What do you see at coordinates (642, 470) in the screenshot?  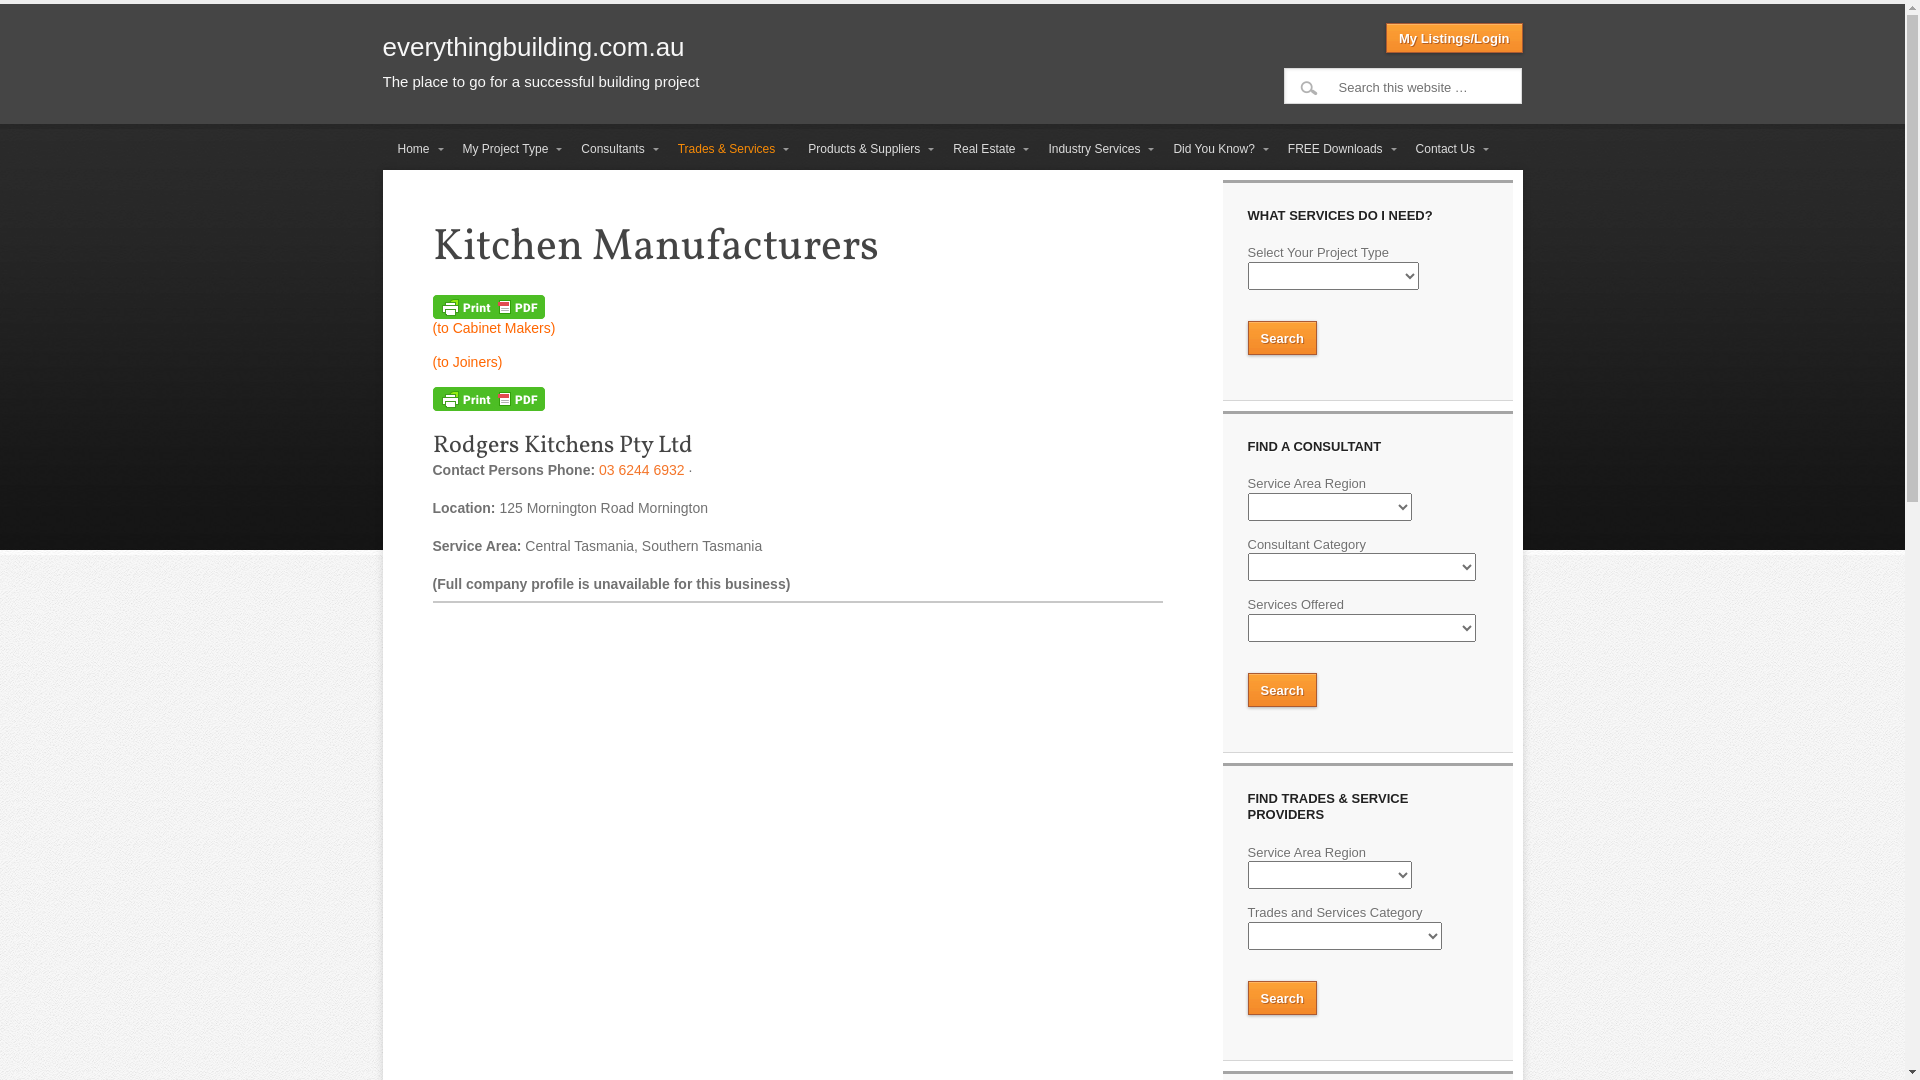 I see `'03 6244 6932'` at bounding box center [642, 470].